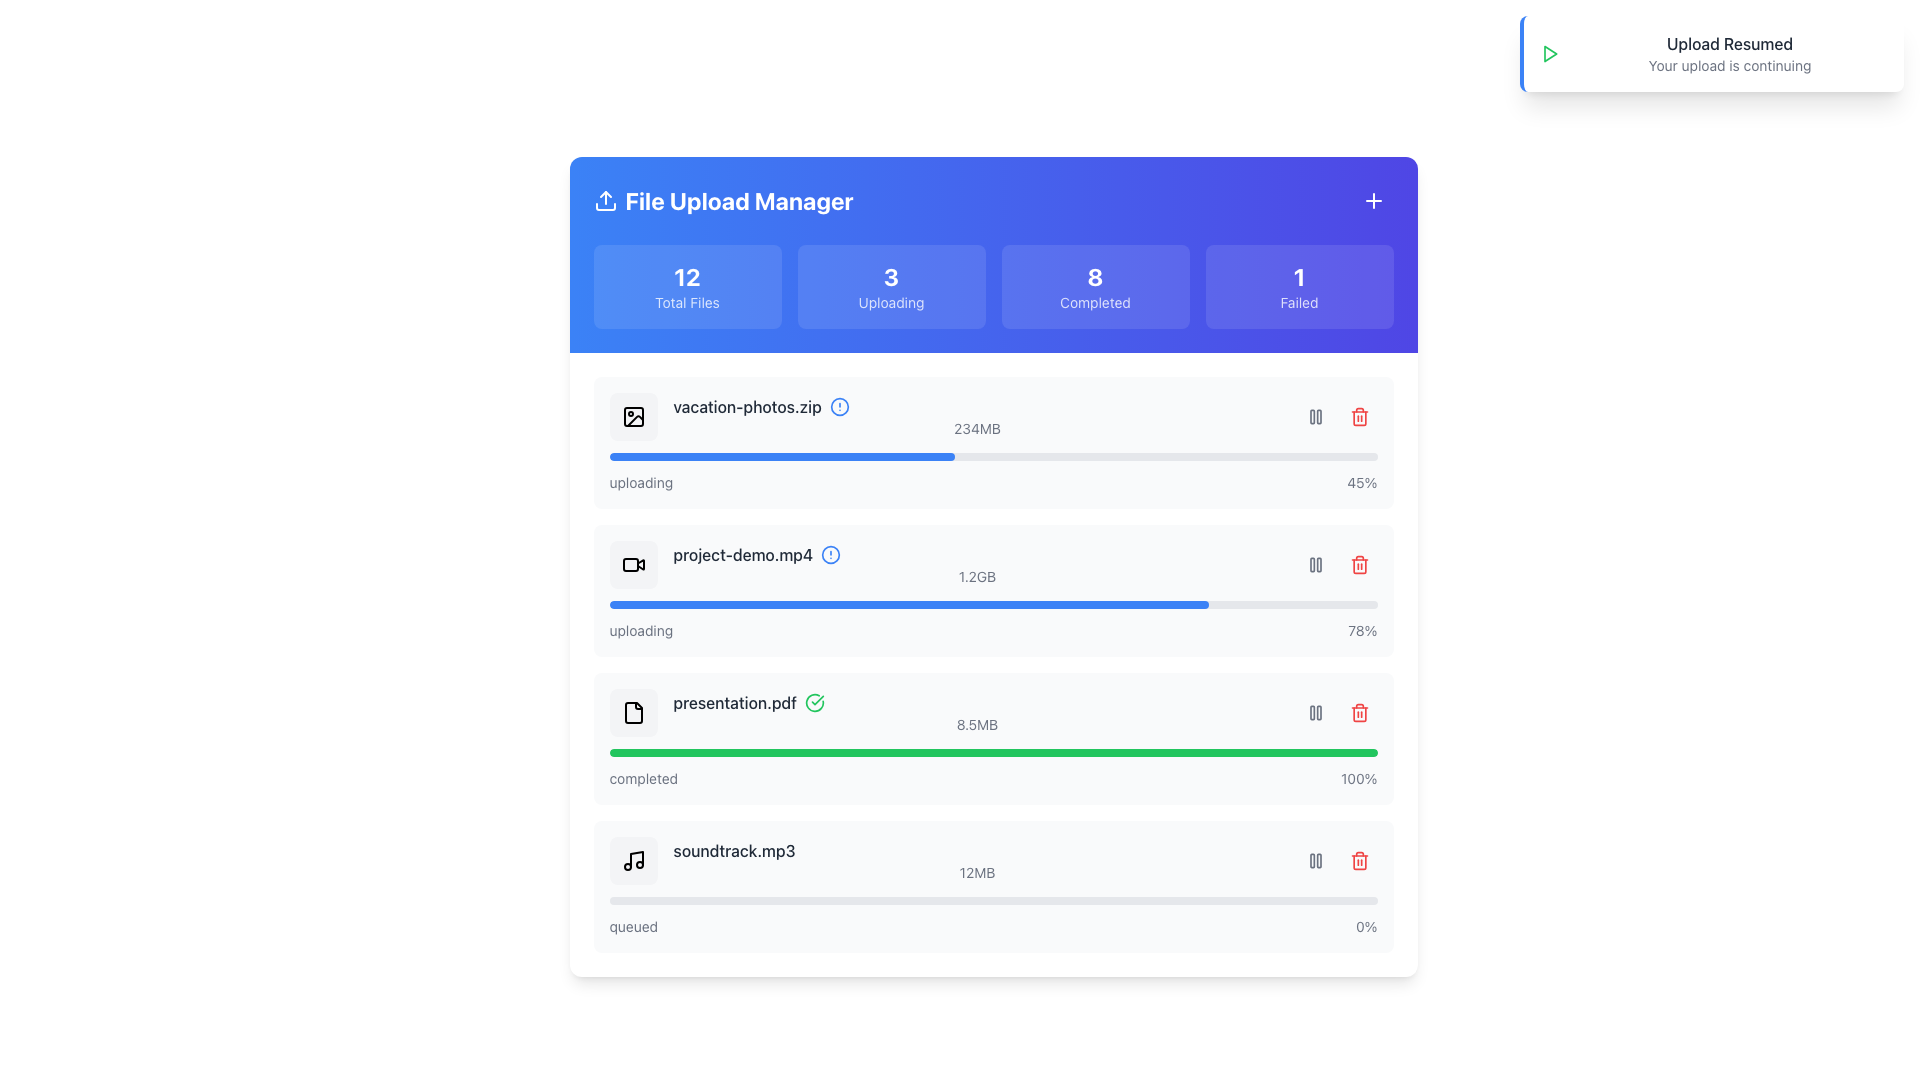 The height and width of the screenshot is (1080, 1920). Describe the element at coordinates (993, 564) in the screenshot. I see `the list item representing the file 'project-demo.mp4' in the File Upload Manager to check its upload status` at that location.